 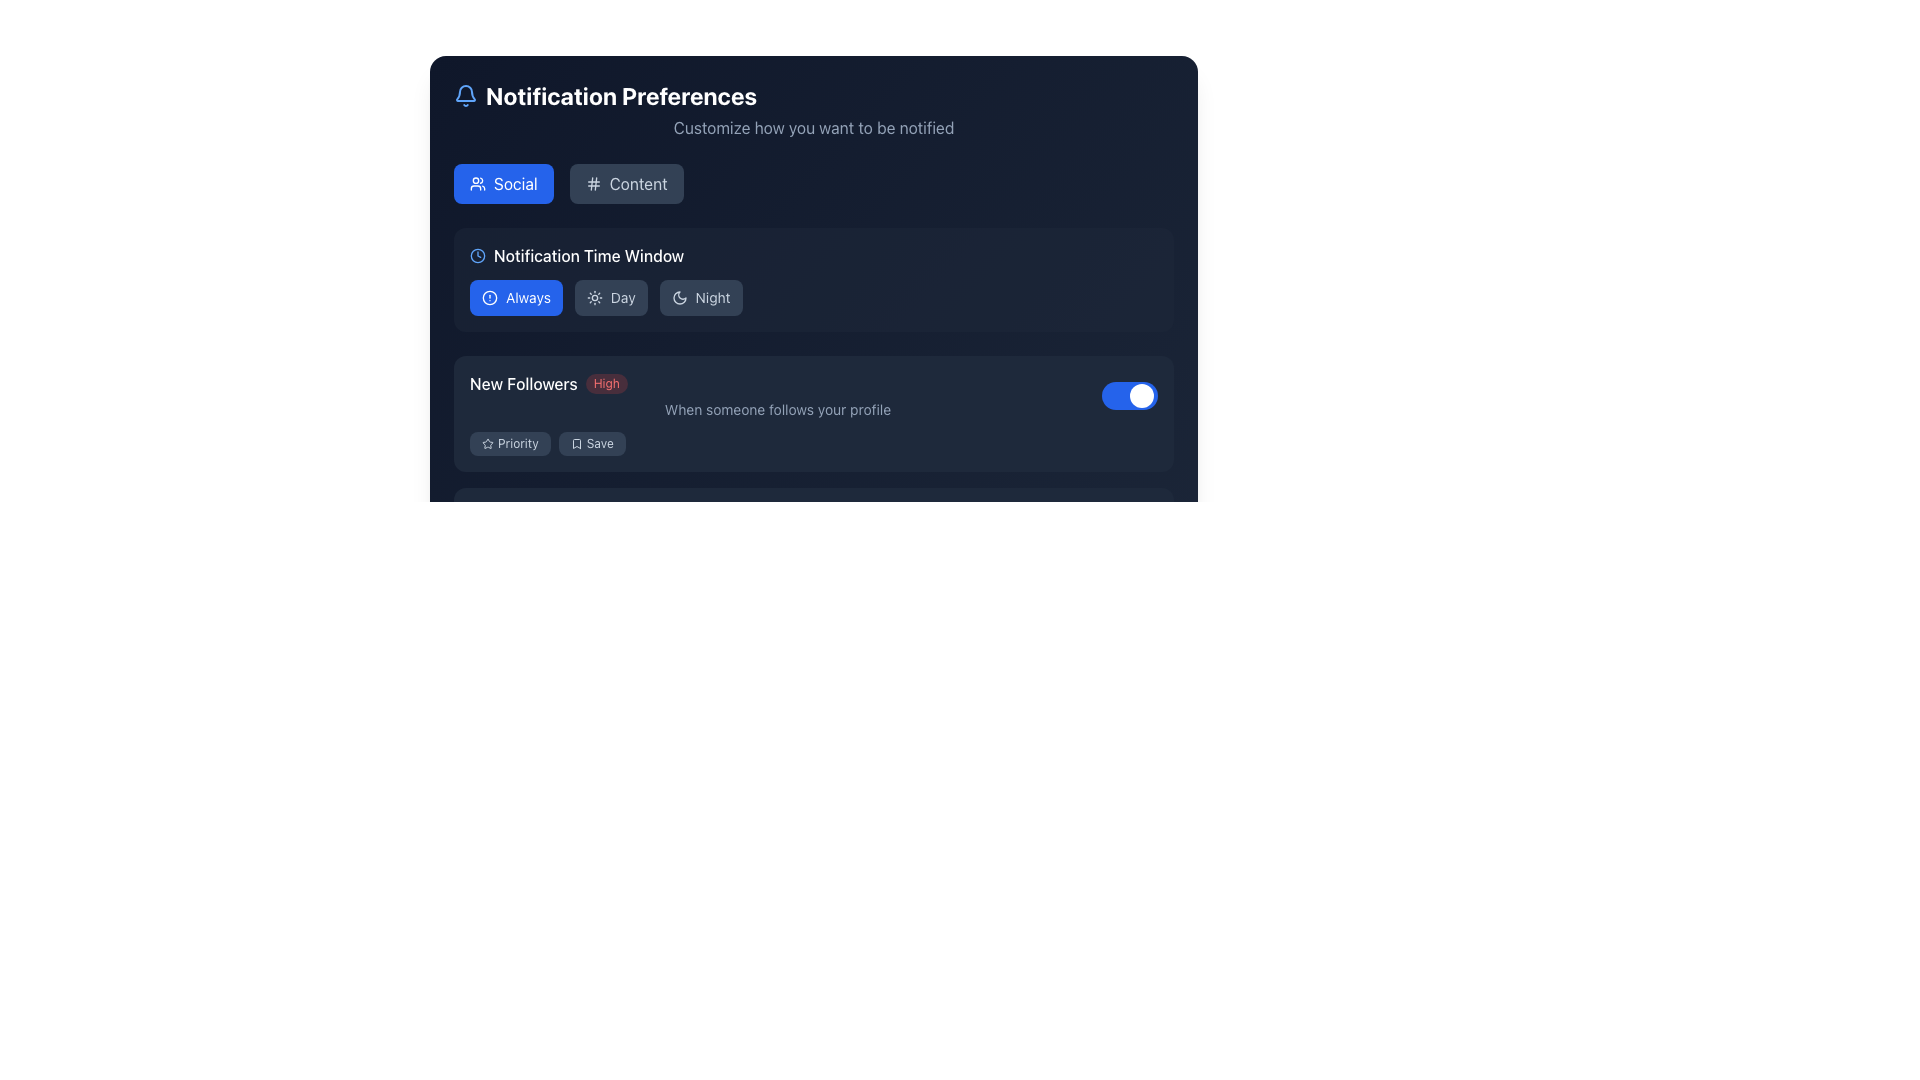 I want to click on the bookmark icon SVG graphic located within the 'Save' button at the bottom right of the 'New Followers' section, so click(x=575, y=442).